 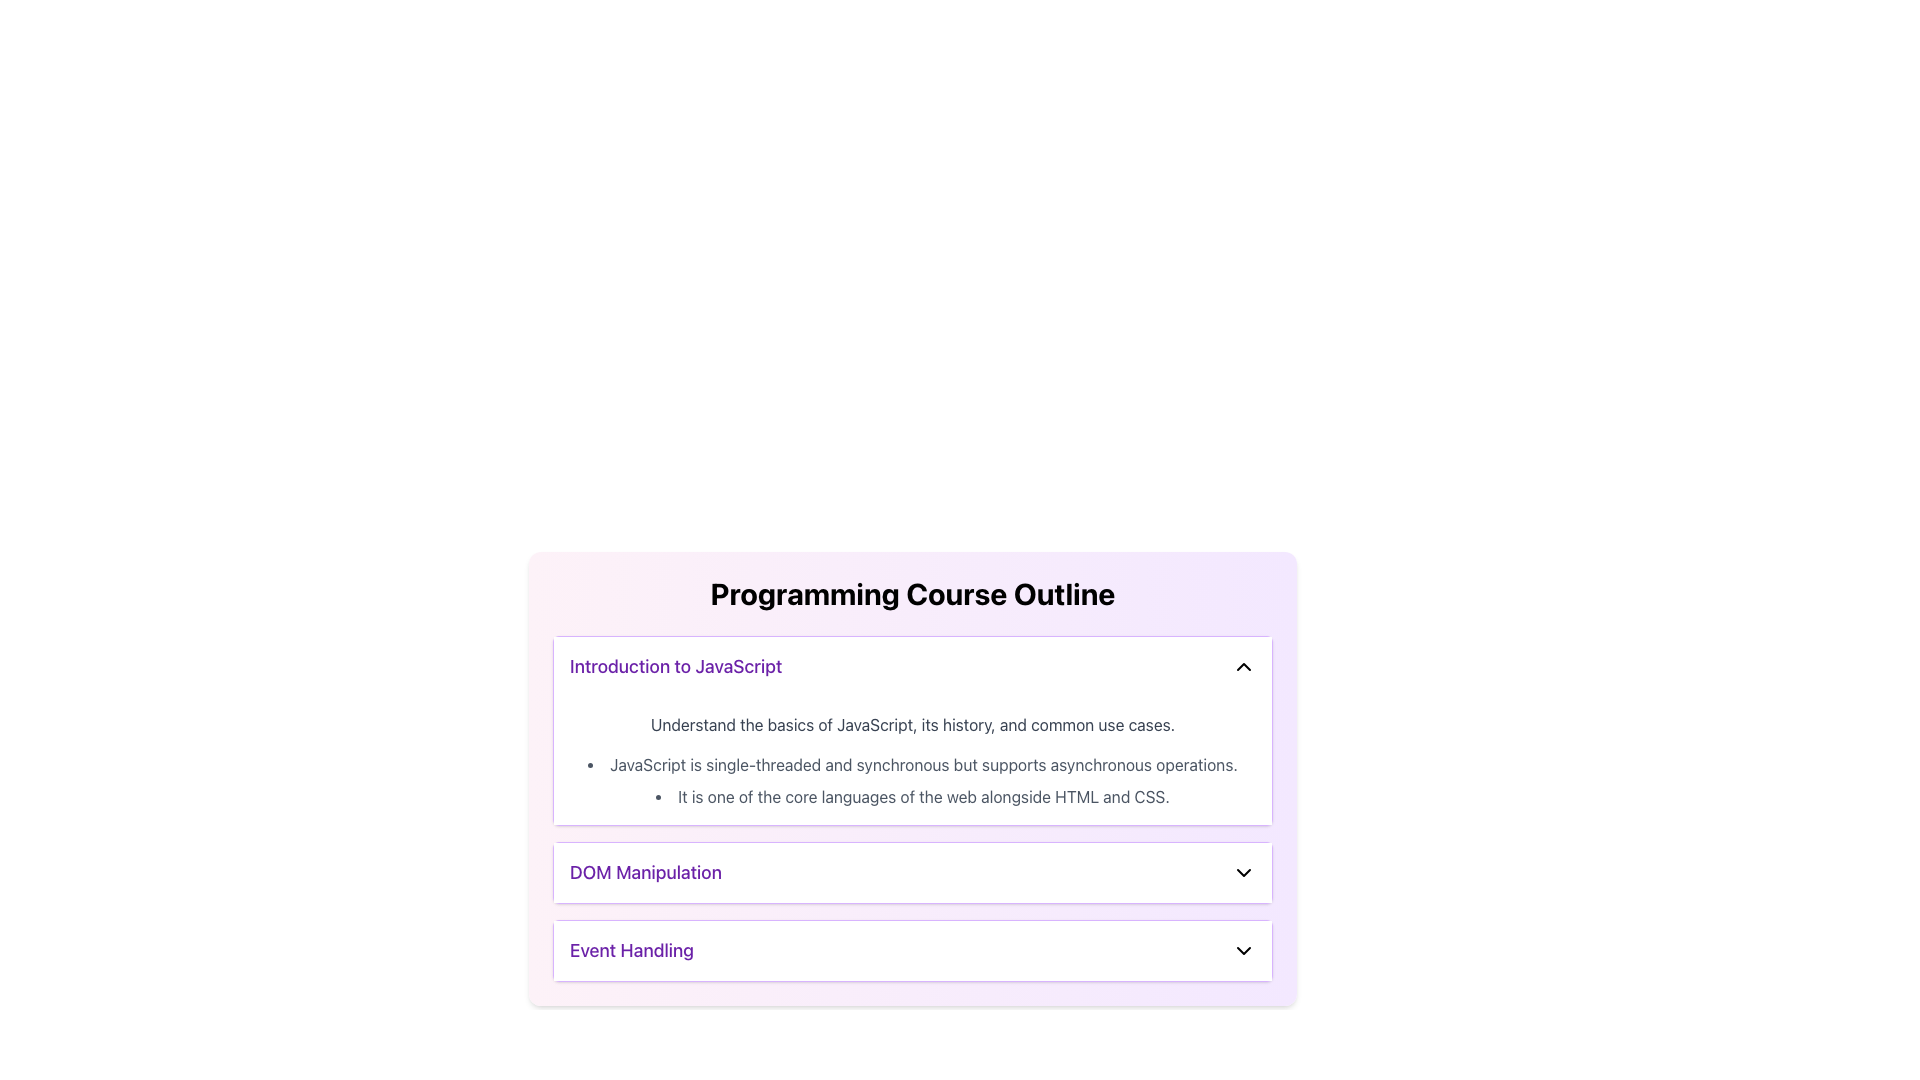 What do you see at coordinates (631, 950) in the screenshot?
I see `text content of the Text Label displaying 'Event Handling', which is bold and purple, located below the 'DOM Manipulation' heading in the 'Programming Course Outline'` at bounding box center [631, 950].